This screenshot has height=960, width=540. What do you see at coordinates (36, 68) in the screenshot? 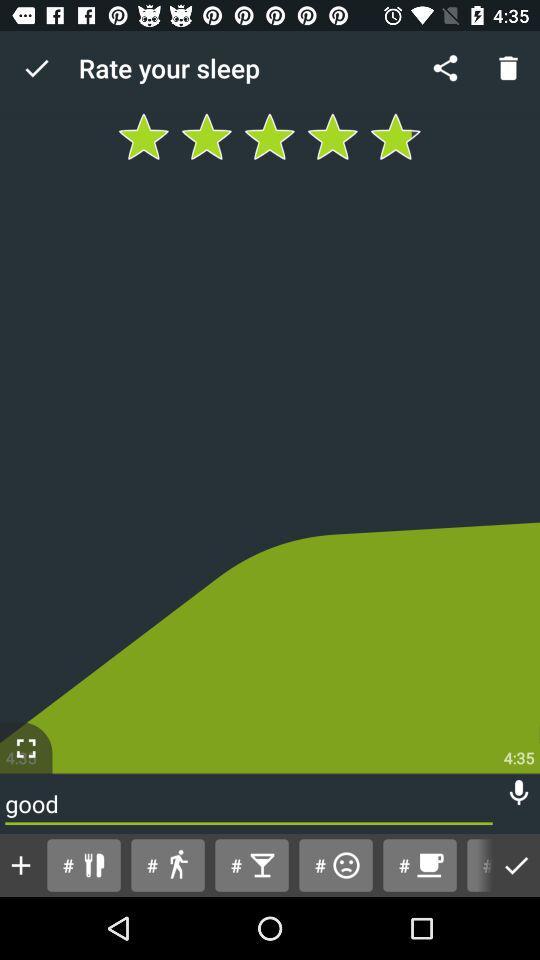
I see `icon next to the rate your sleep` at bounding box center [36, 68].